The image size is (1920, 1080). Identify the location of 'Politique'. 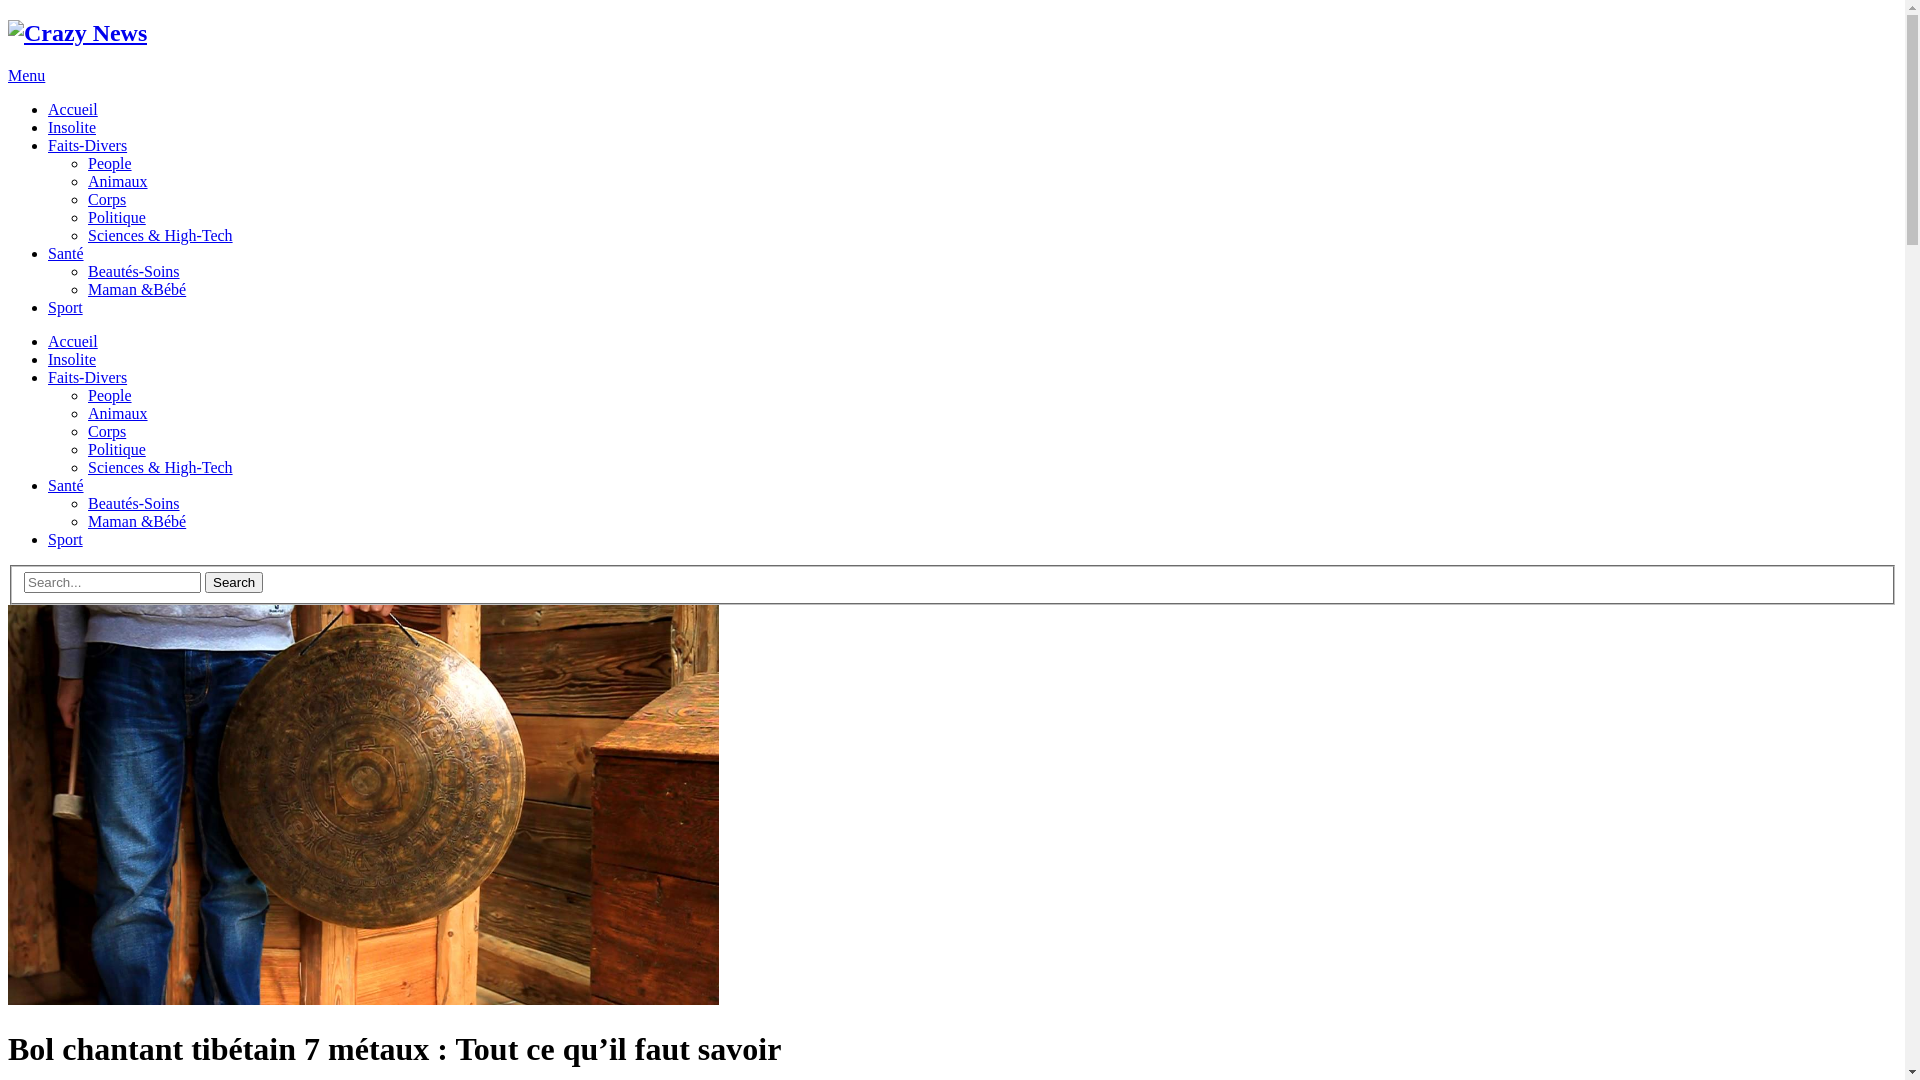
(115, 448).